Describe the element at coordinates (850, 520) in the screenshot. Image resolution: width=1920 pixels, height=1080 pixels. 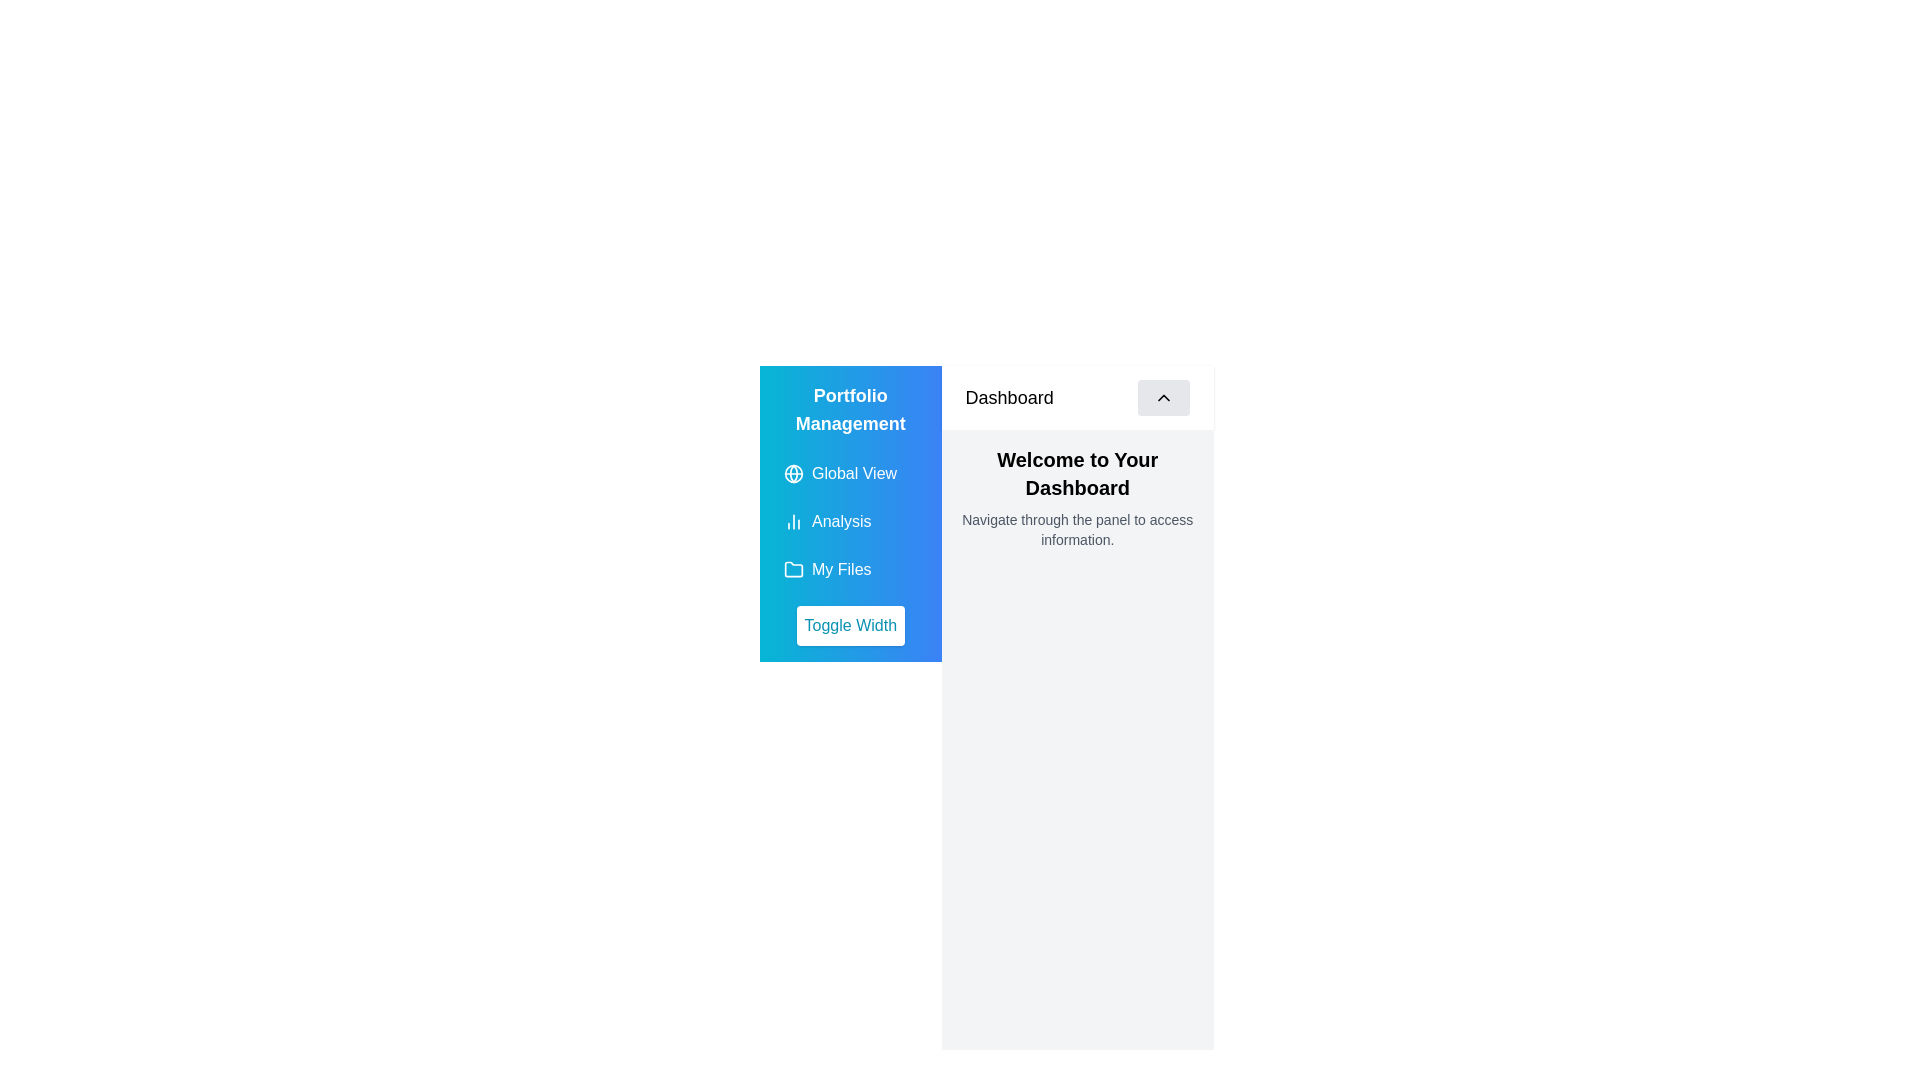
I see `the 'Analysis' item in the navigational menu located in the left-hand panel of the 'Portfolio Management' section` at that location.